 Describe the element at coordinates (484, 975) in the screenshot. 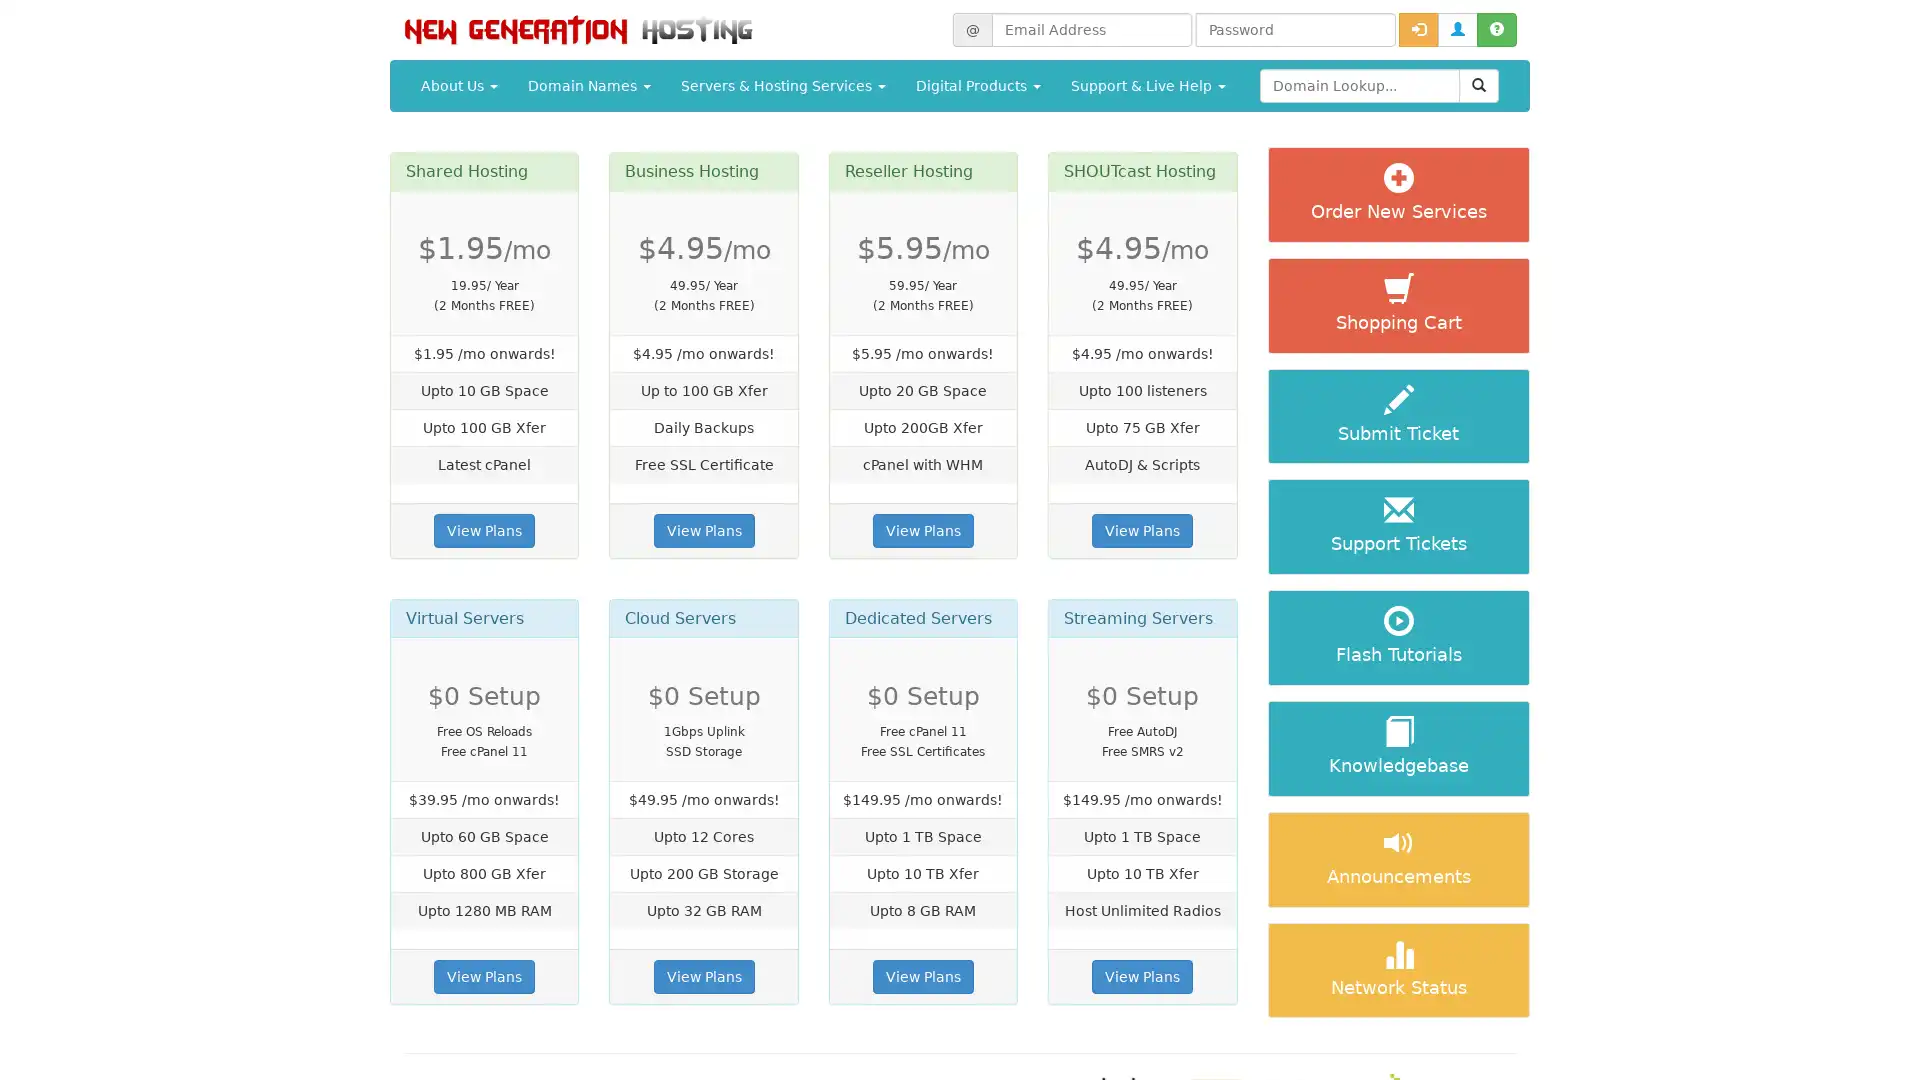

I see `View Plans` at that location.